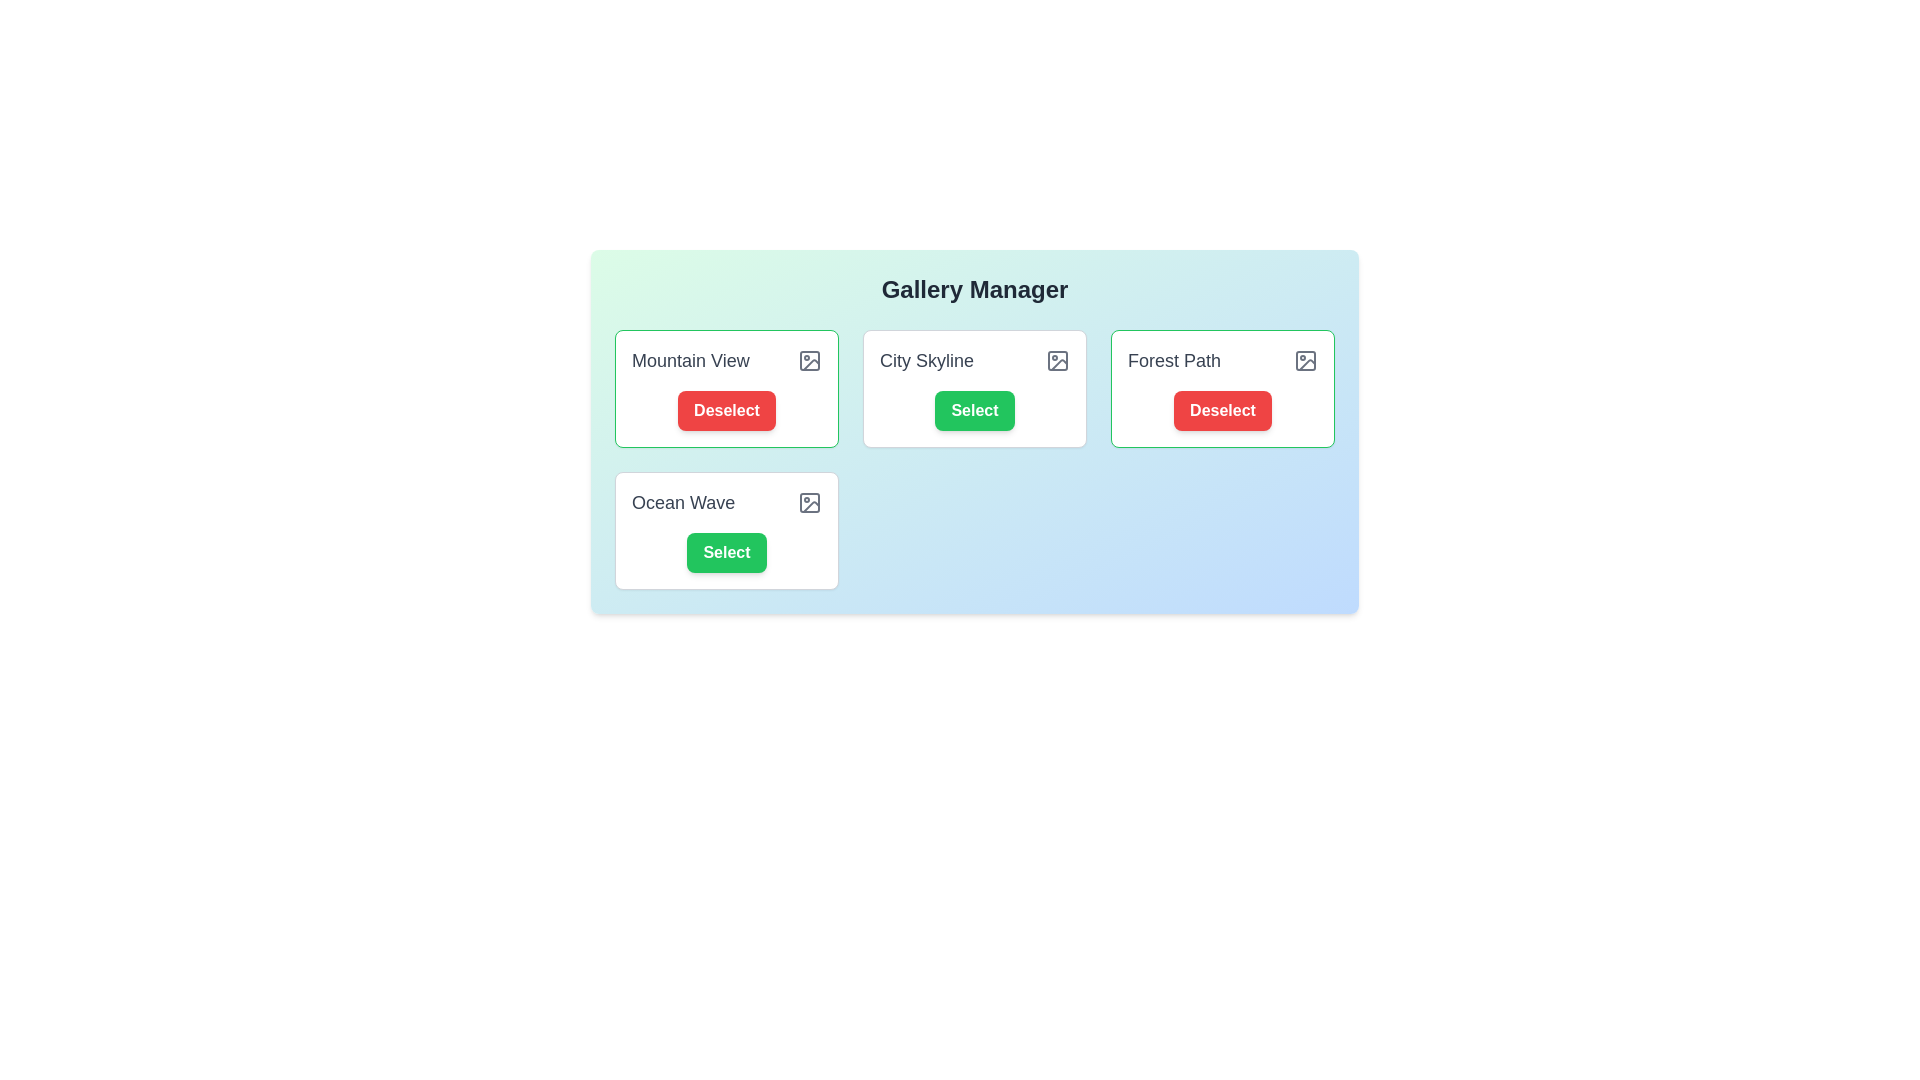 The image size is (1920, 1080). I want to click on the photo card labeled 'City Skyline' to observe its hover effect, so click(974, 389).